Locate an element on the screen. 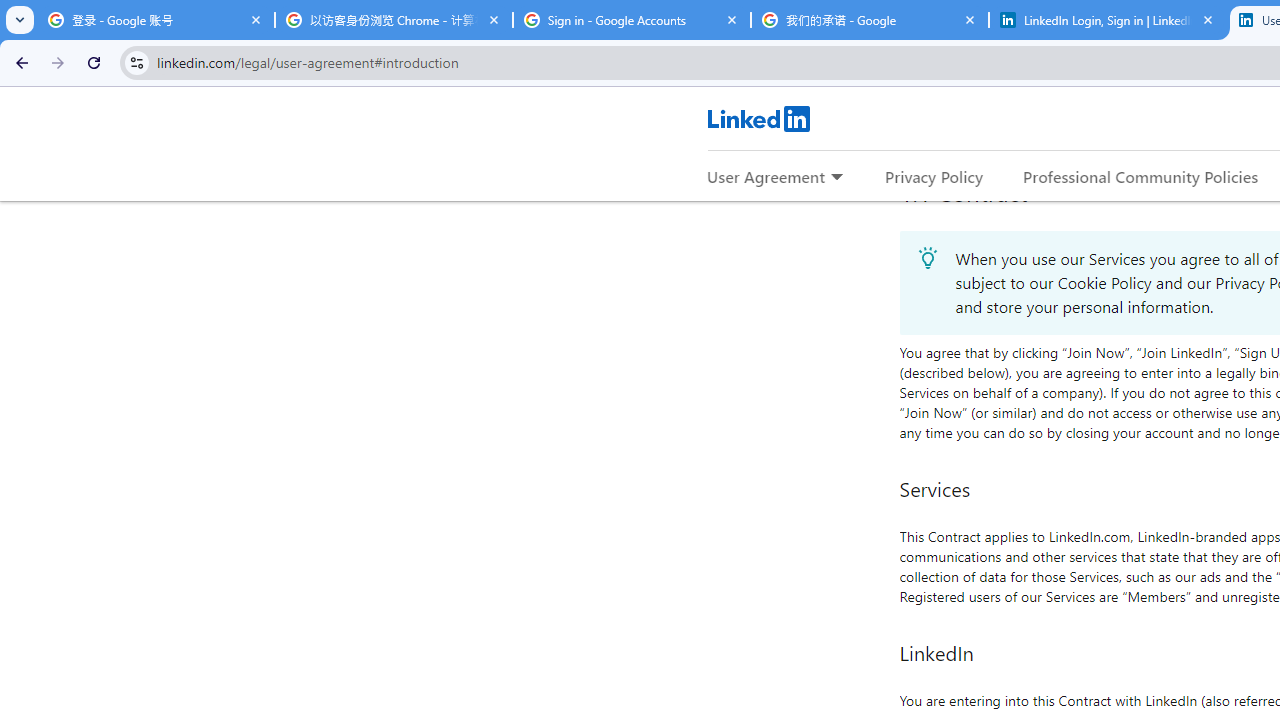  'LinkedIn Login, Sign in | LinkedIn' is located at coordinates (1107, 20).